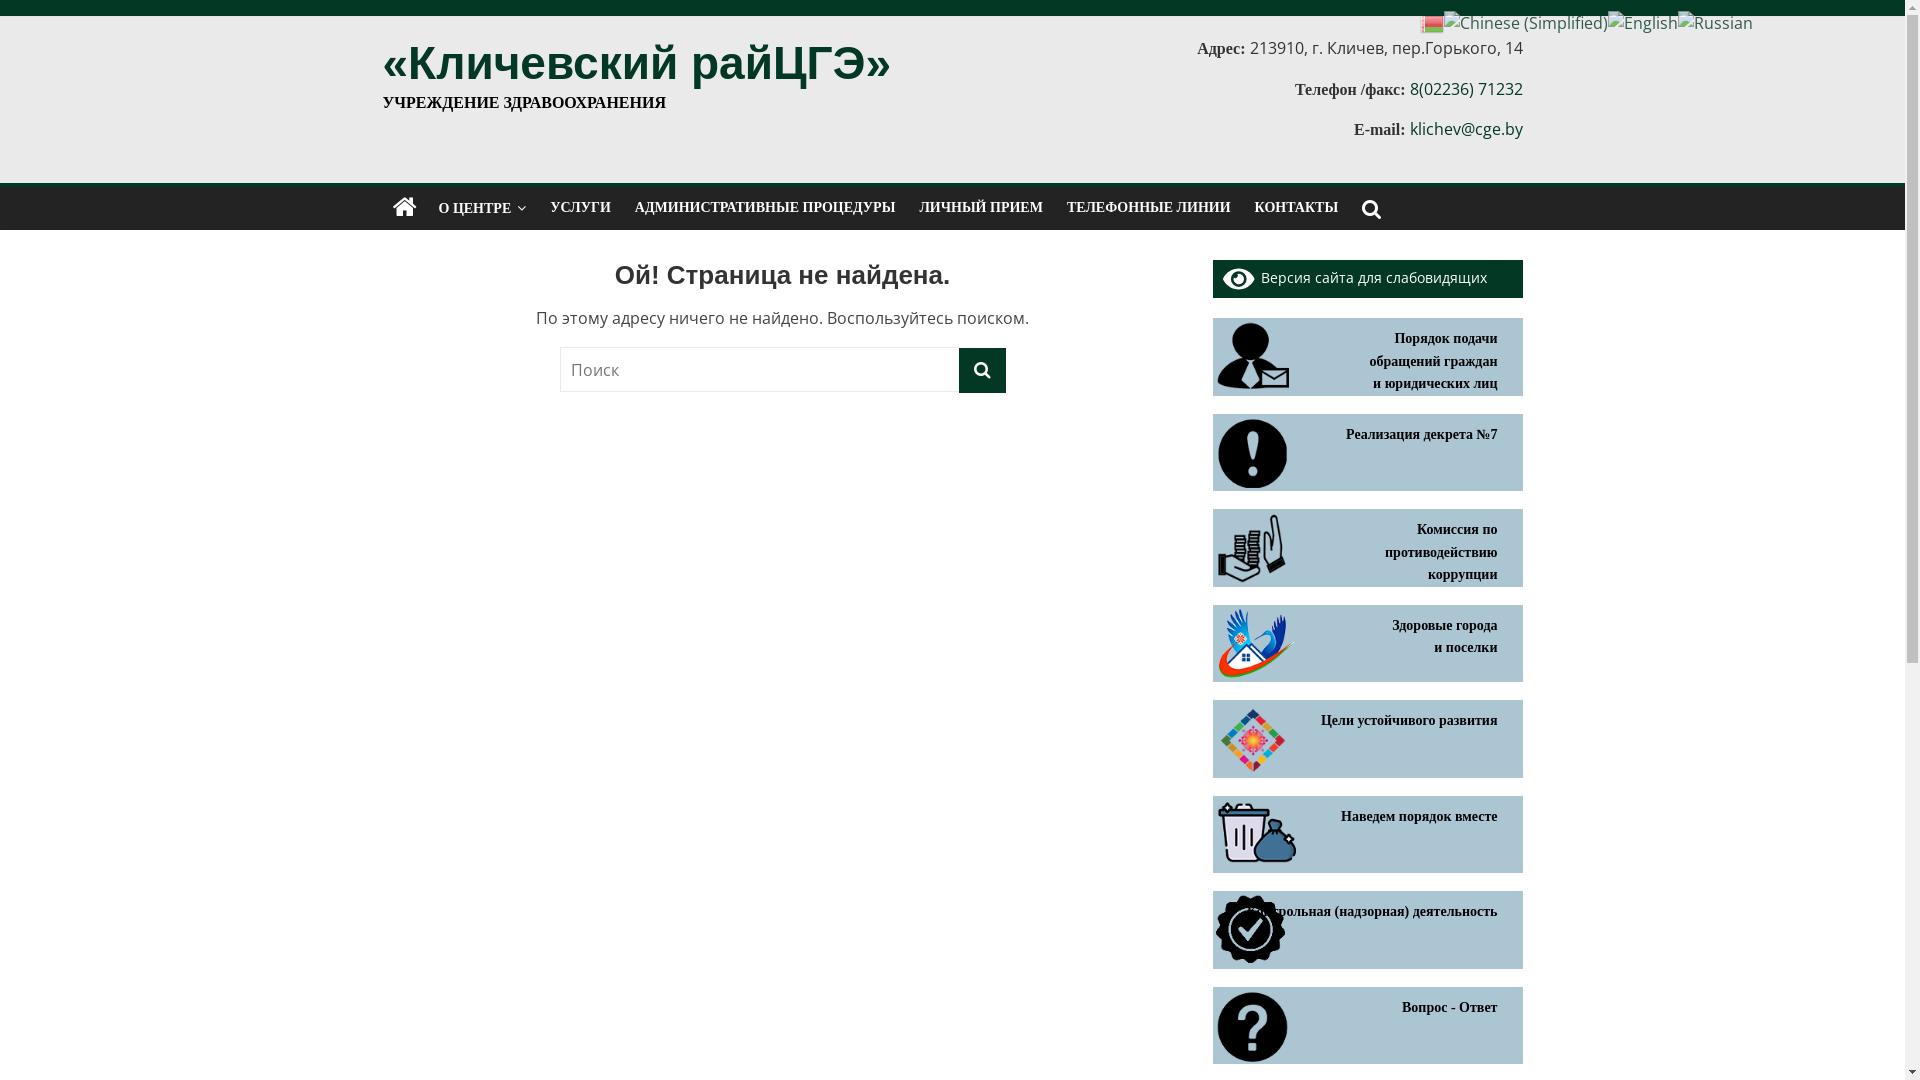 This screenshot has width=1920, height=1080. What do you see at coordinates (1409, 128) in the screenshot?
I see `'klichev@cge.by'` at bounding box center [1409, 128].